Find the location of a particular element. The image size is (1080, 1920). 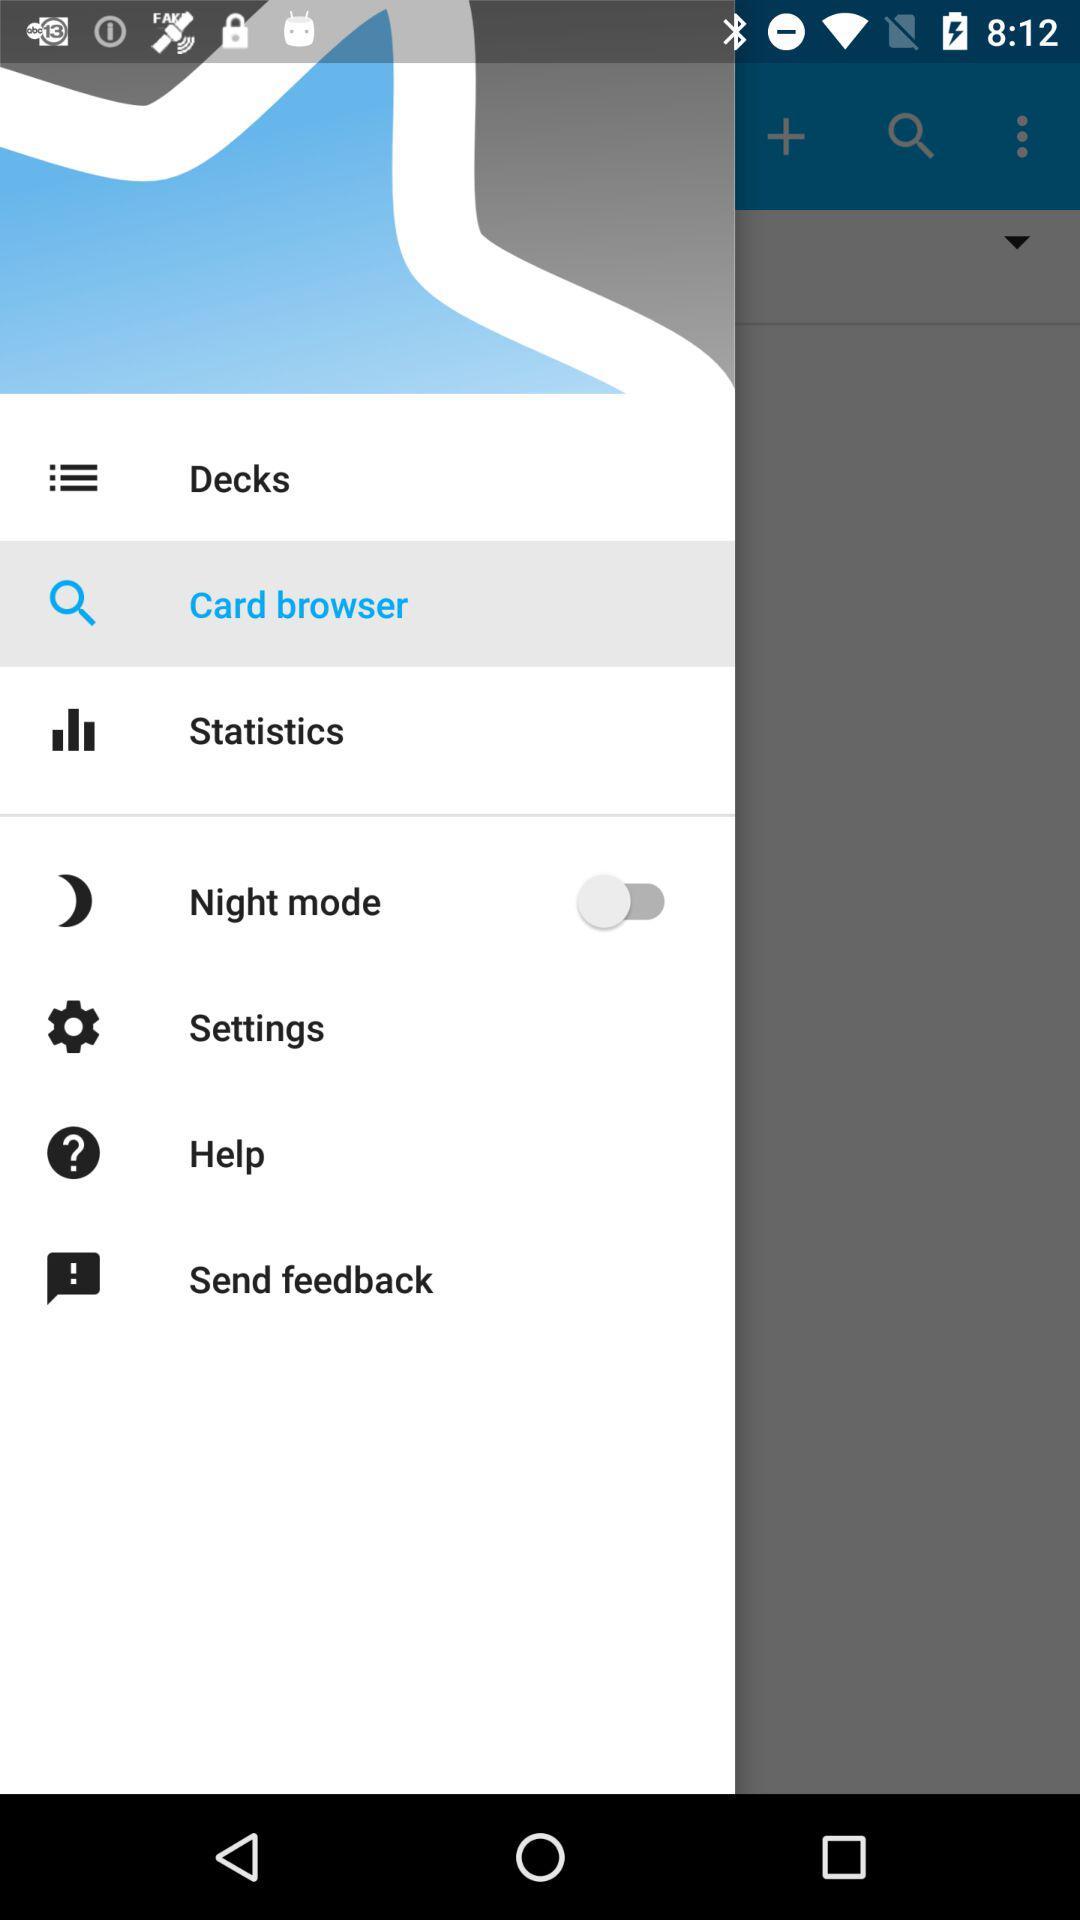

three dots icon right to search icon in top right of the page is located at coordinates (1027, 136).